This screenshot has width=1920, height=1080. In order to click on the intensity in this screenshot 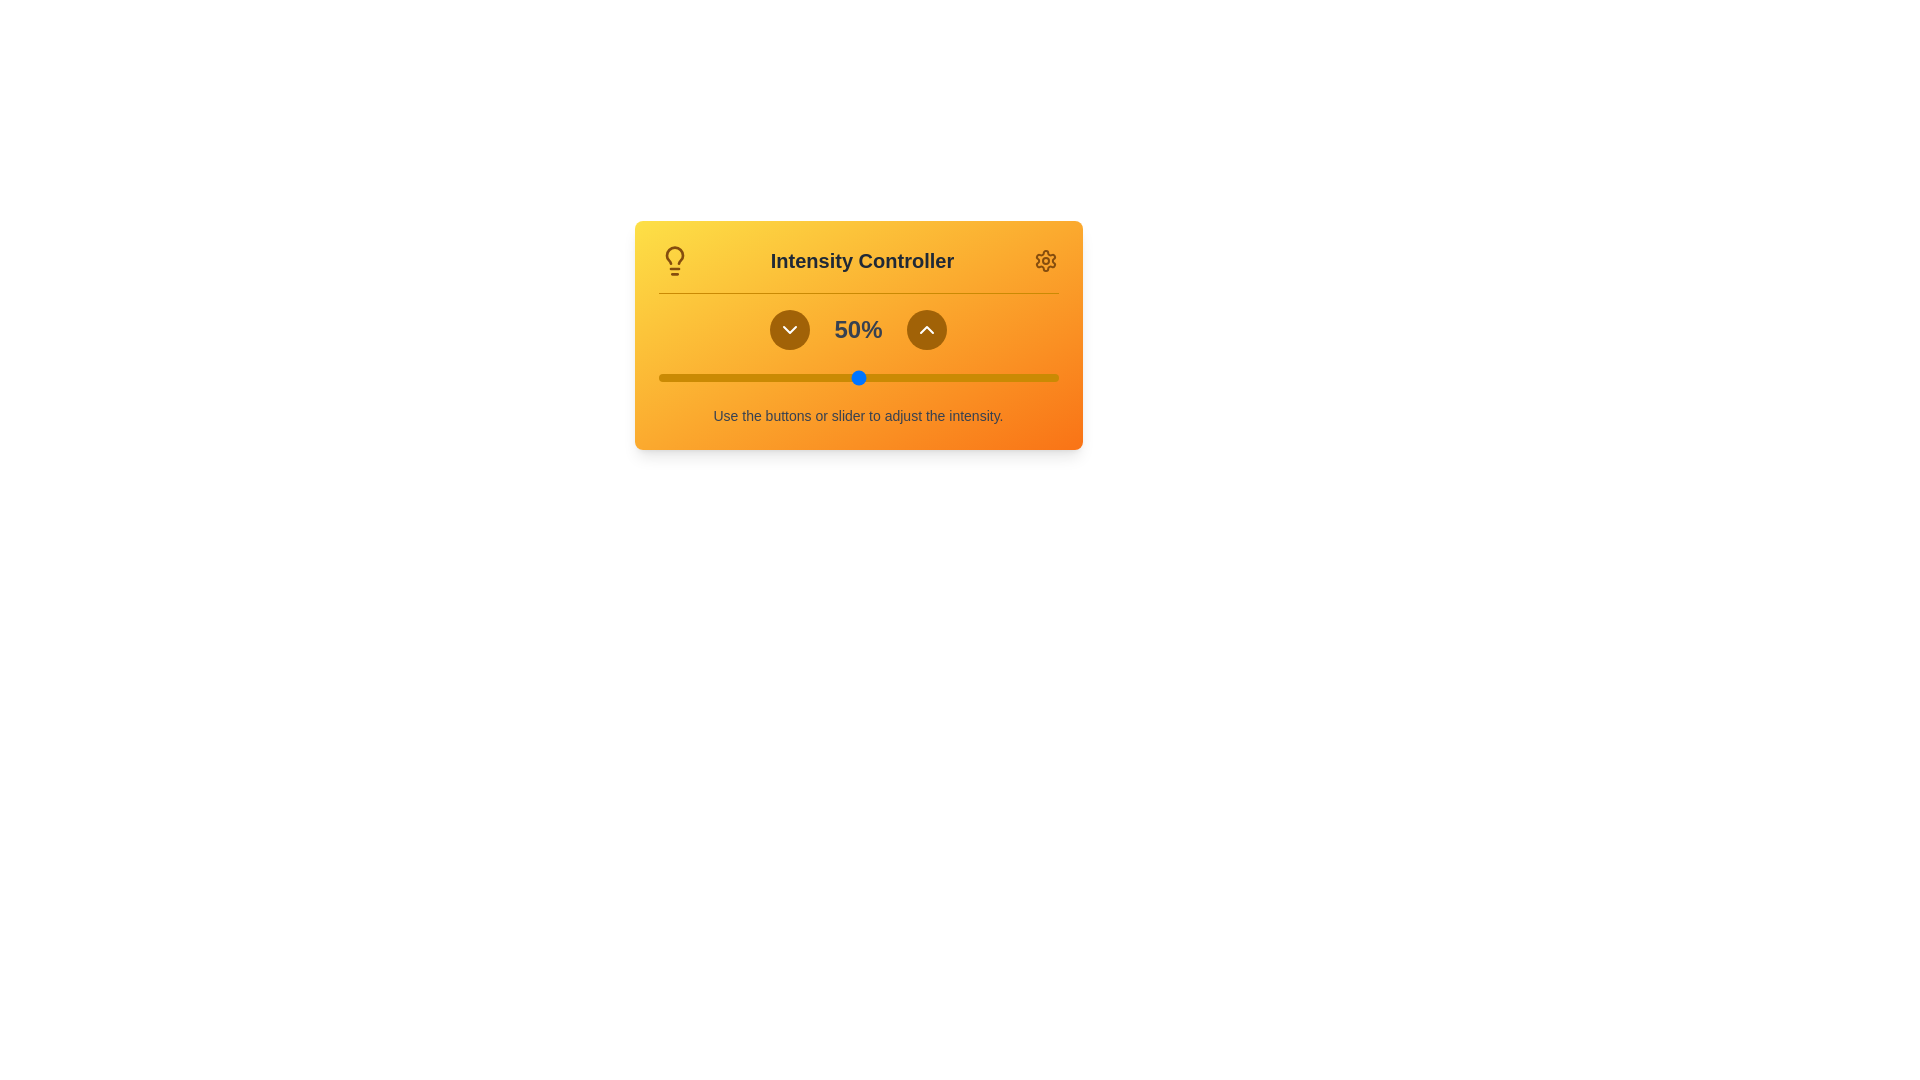, I will do `click(1010, 378)`.